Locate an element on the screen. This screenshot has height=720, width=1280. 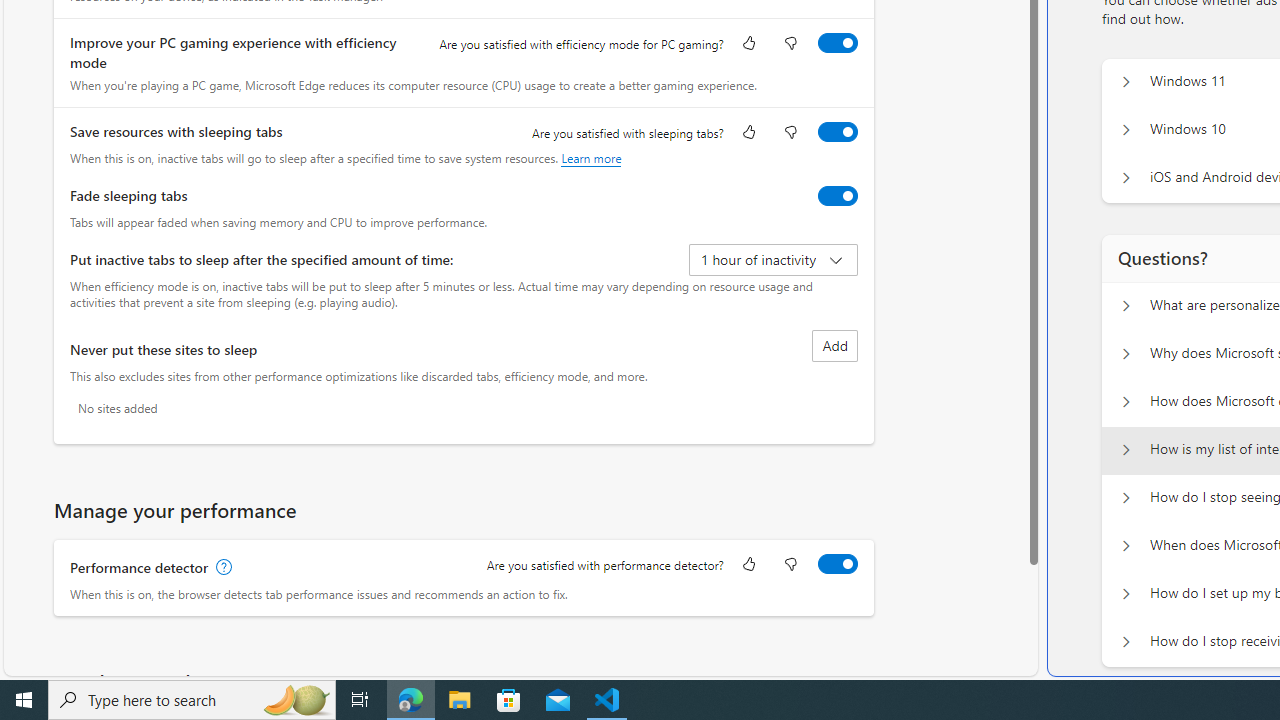
'Manage personalized ads on your device Windows 11' is located at coordinates (1125, 81).